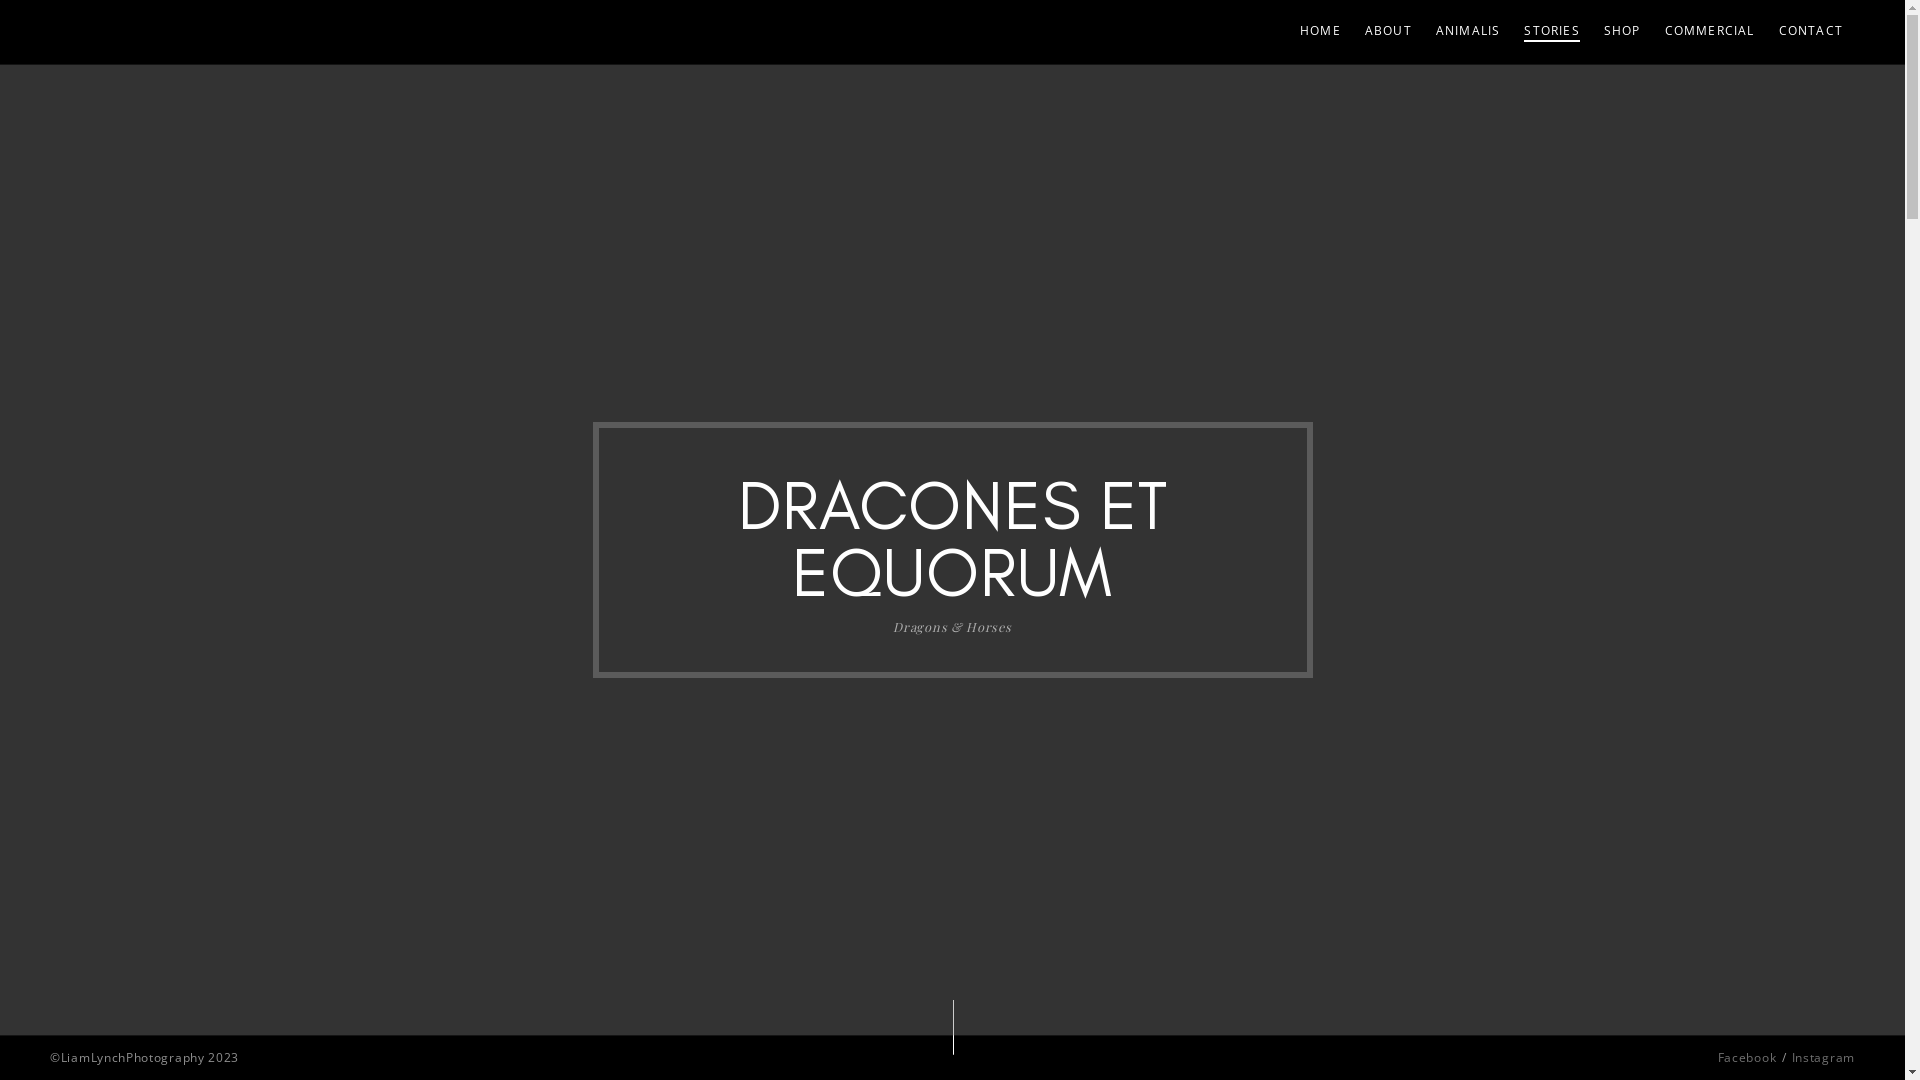 Image resolution: width=1920 pixels, height=1080 pixels. I want to click on 'STORIES', so click(1550, 31).